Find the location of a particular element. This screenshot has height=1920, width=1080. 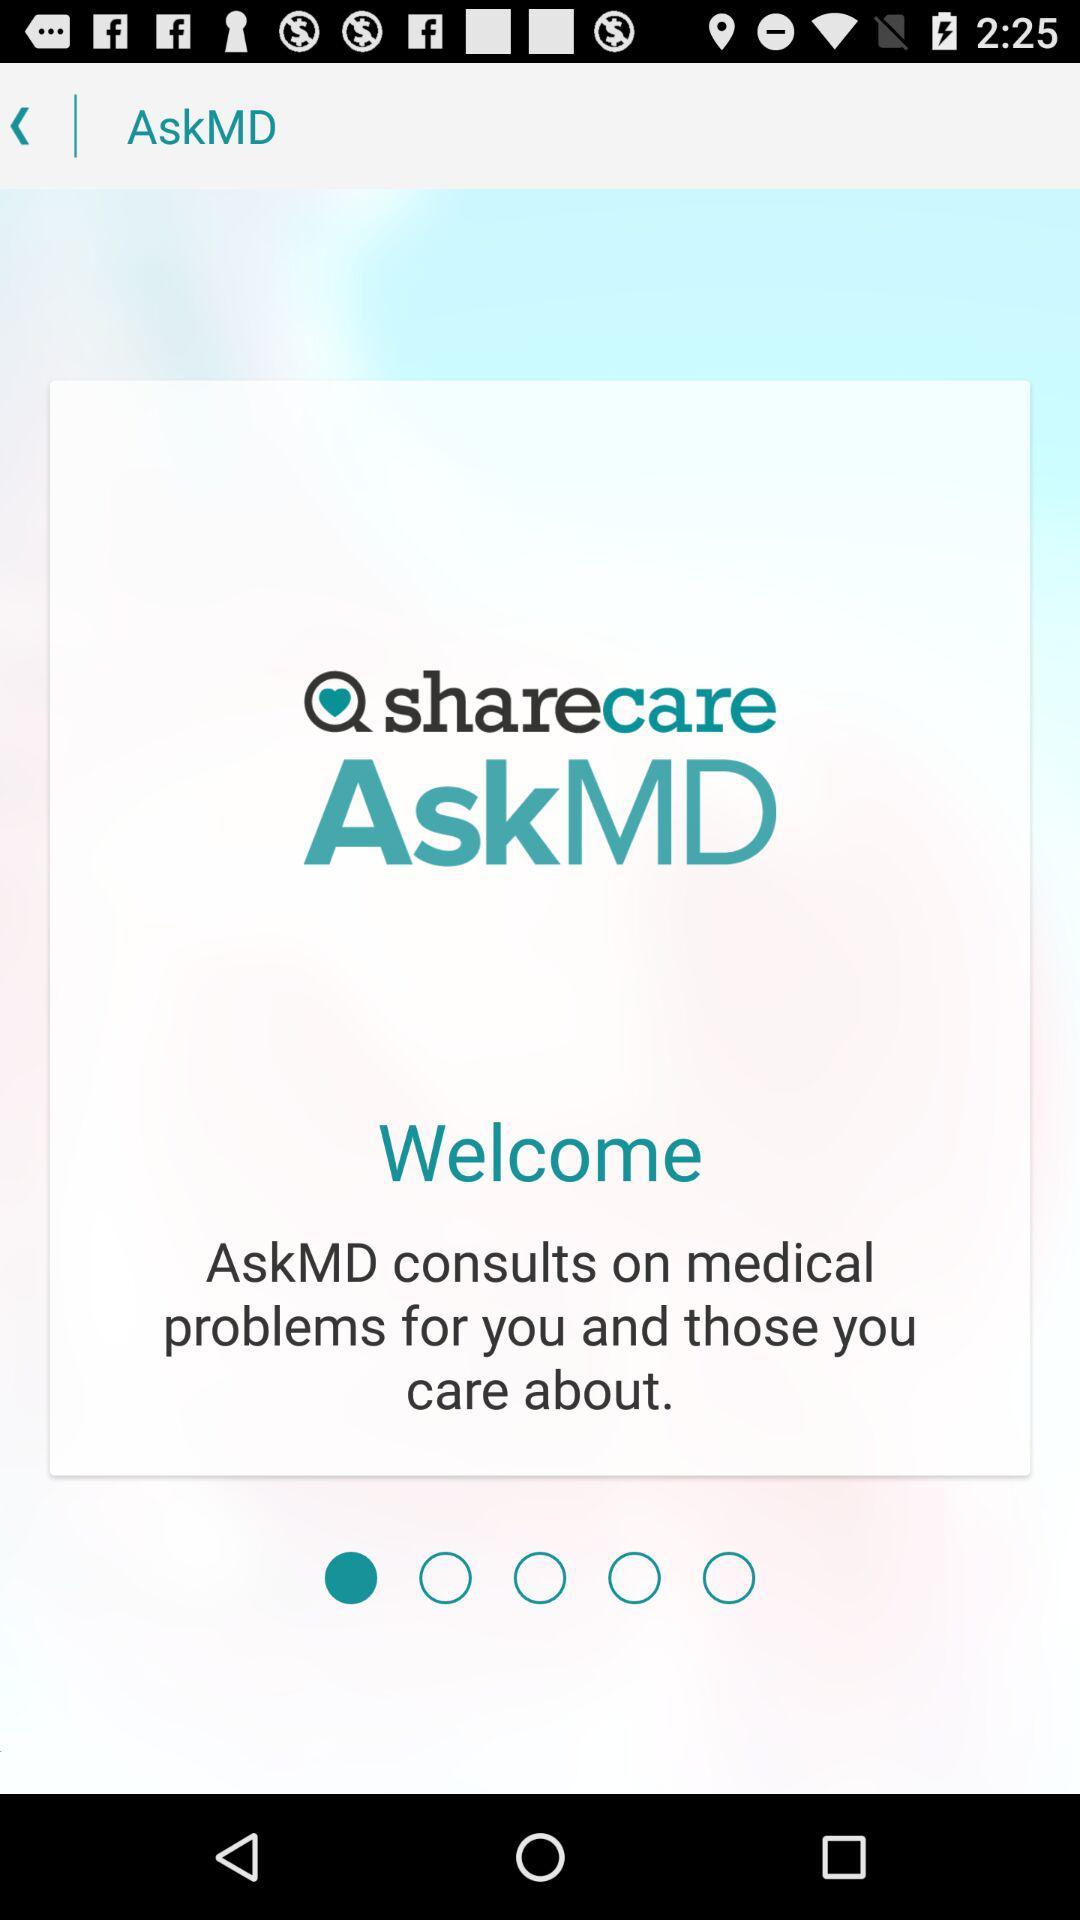

last is located at coordinates (729, 1577).